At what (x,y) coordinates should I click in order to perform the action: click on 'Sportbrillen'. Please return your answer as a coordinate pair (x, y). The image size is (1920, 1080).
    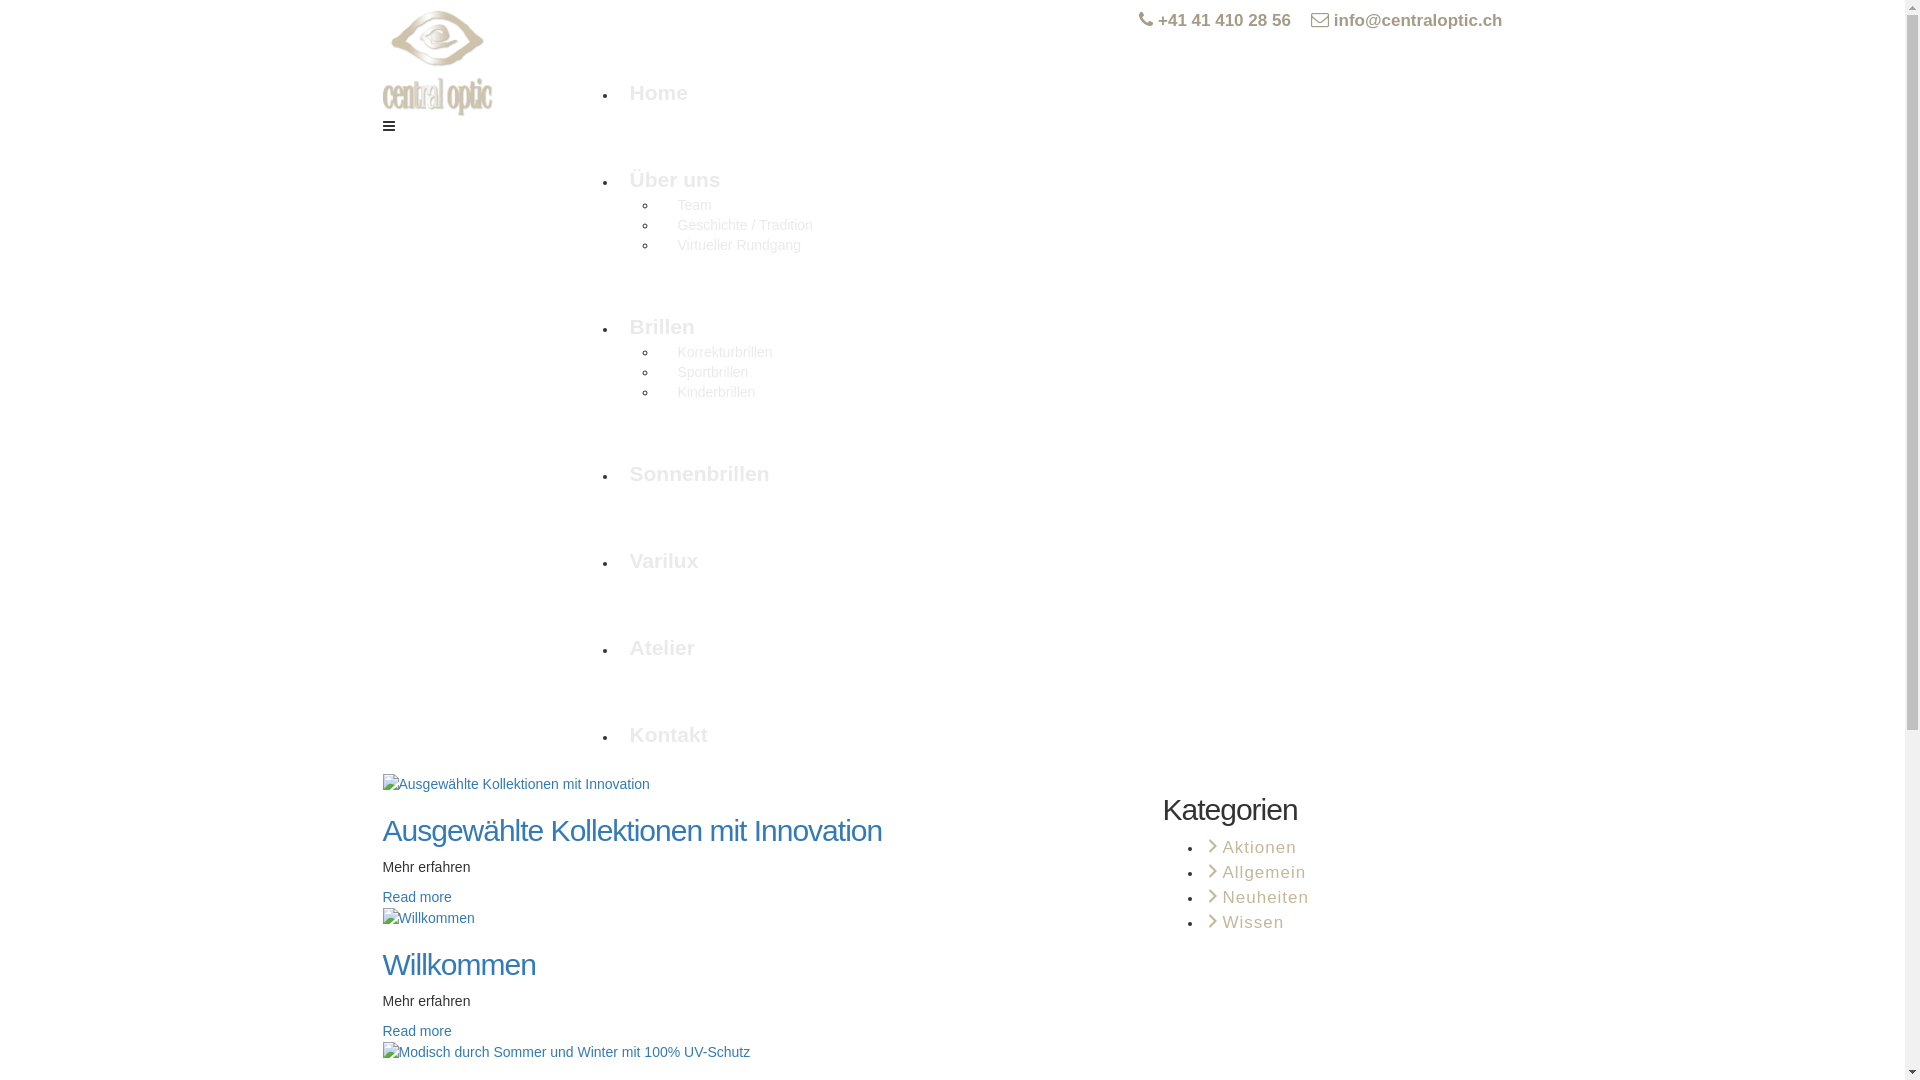
    Looking at the image, I should click on (713, 371).